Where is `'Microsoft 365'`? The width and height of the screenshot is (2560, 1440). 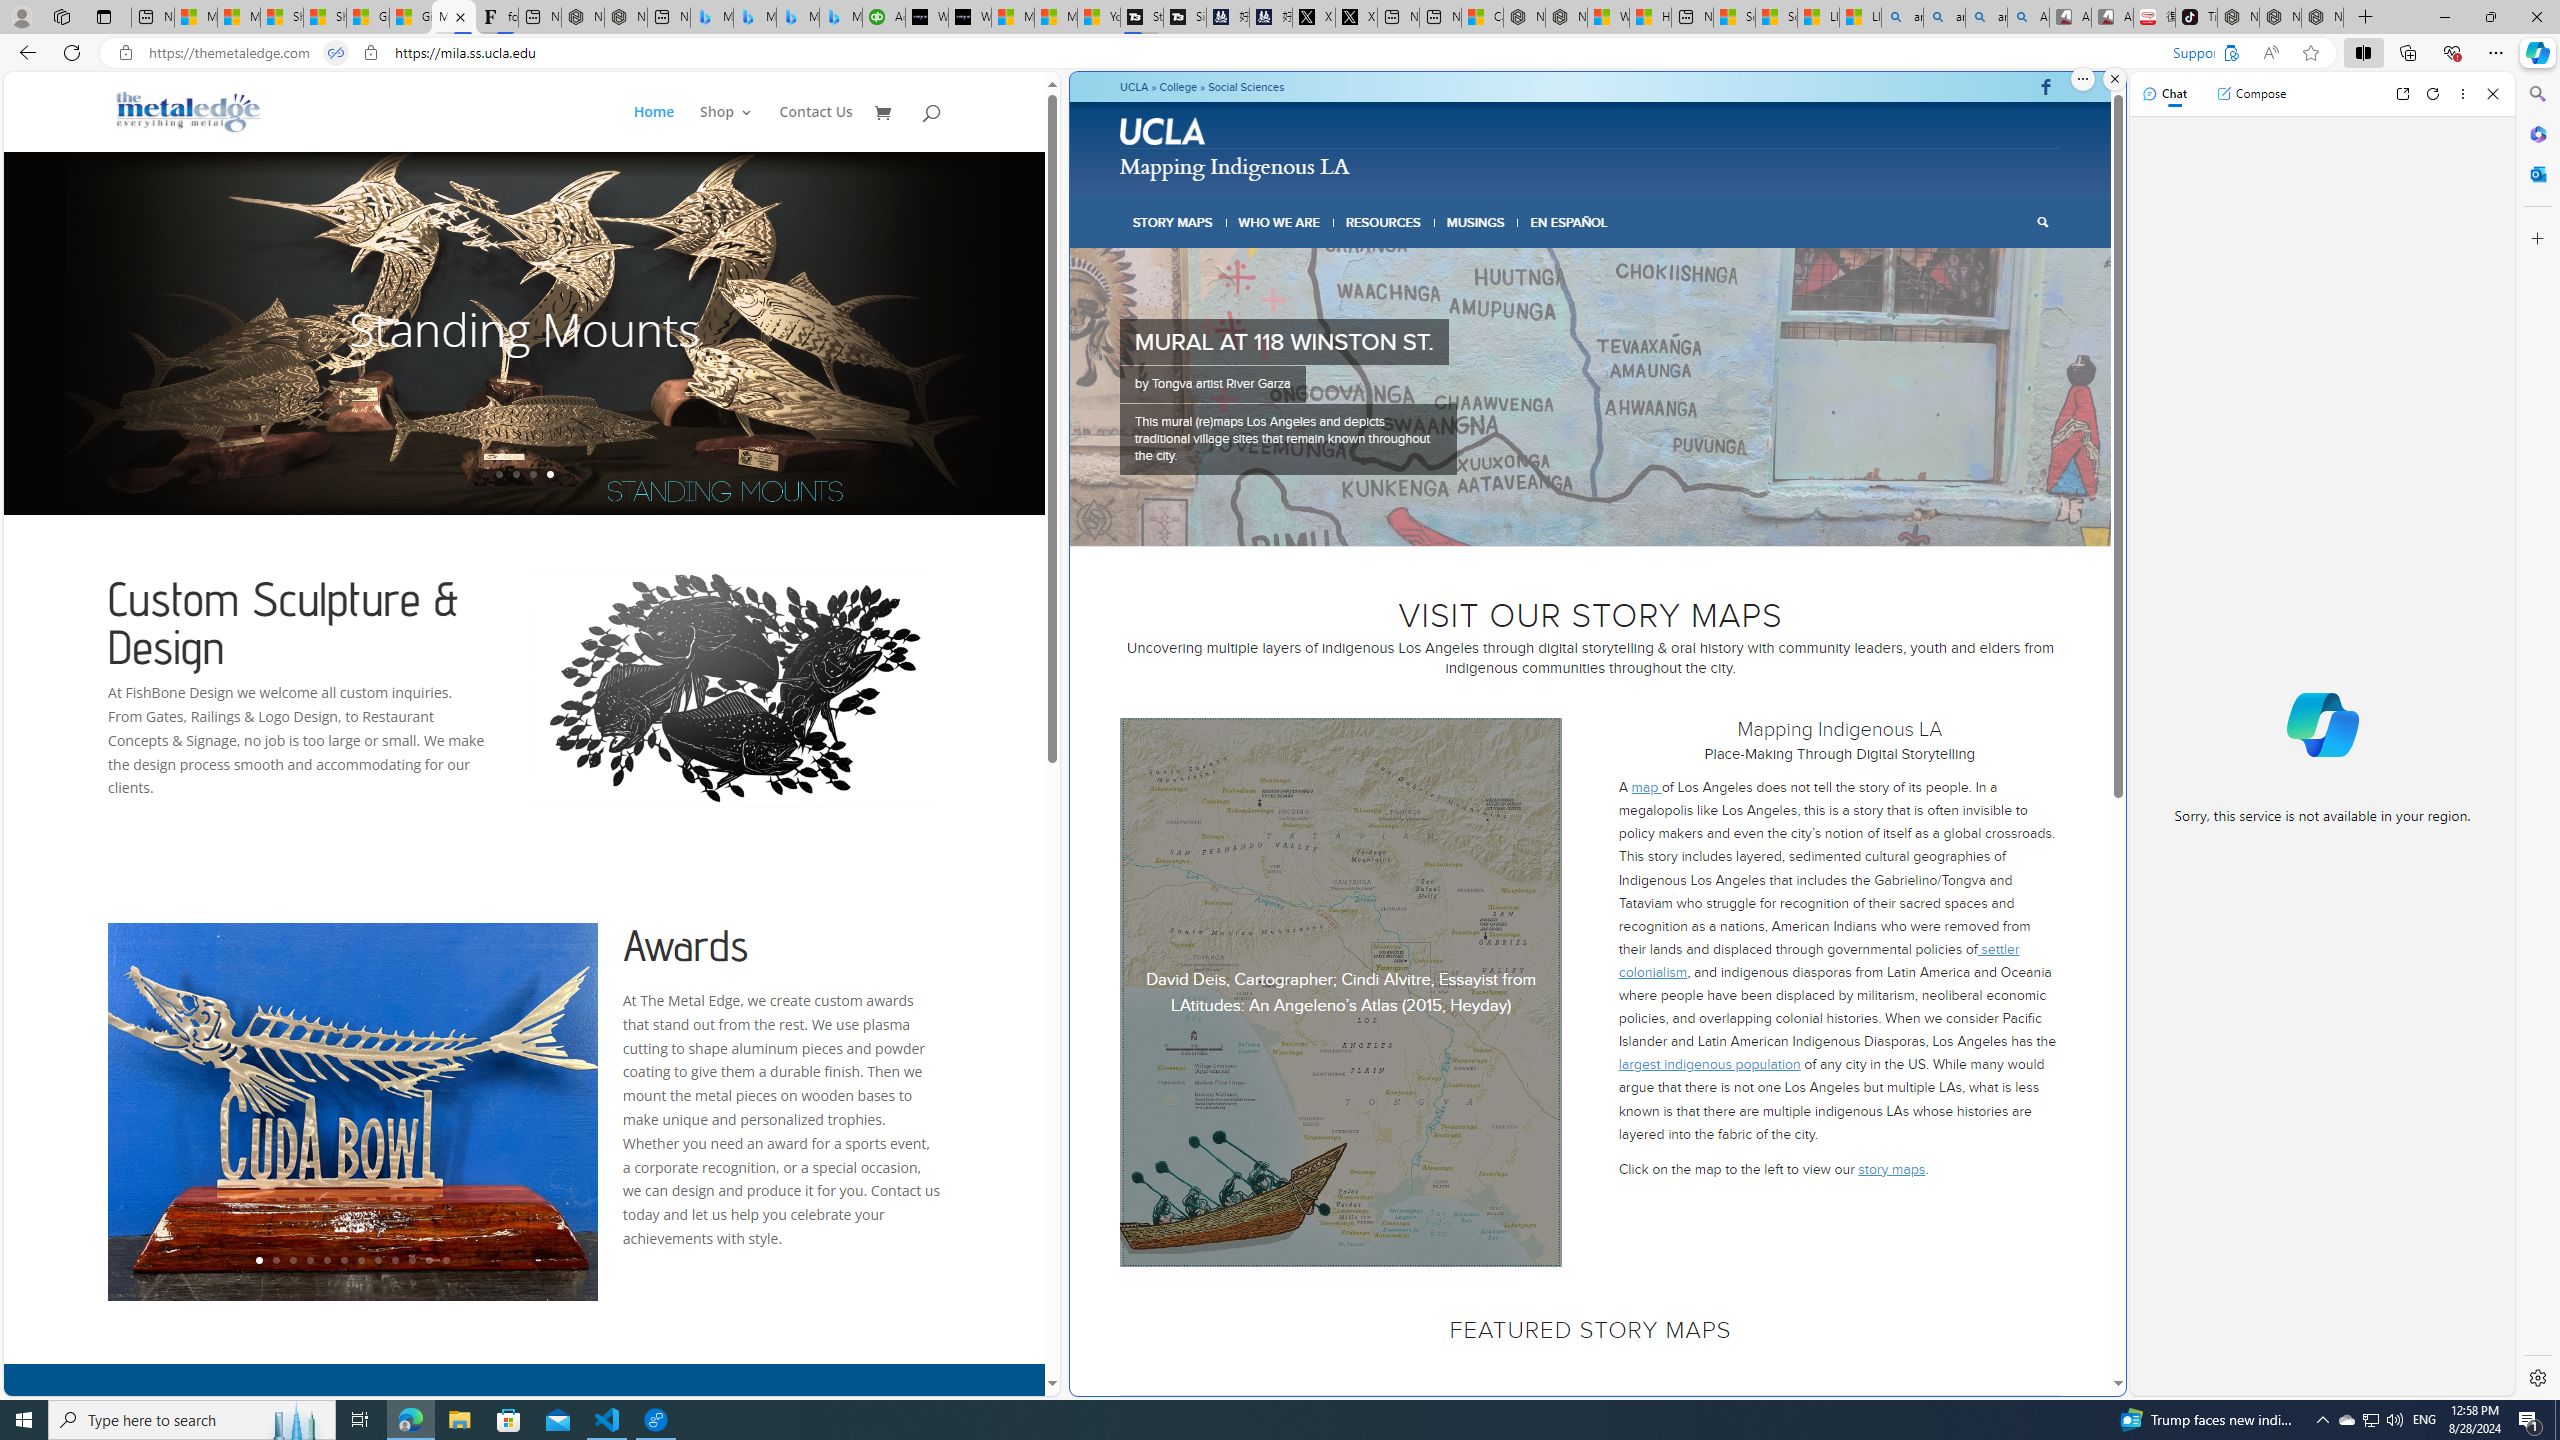
'Microsoft 365' is located at coordinates (2535, 134).